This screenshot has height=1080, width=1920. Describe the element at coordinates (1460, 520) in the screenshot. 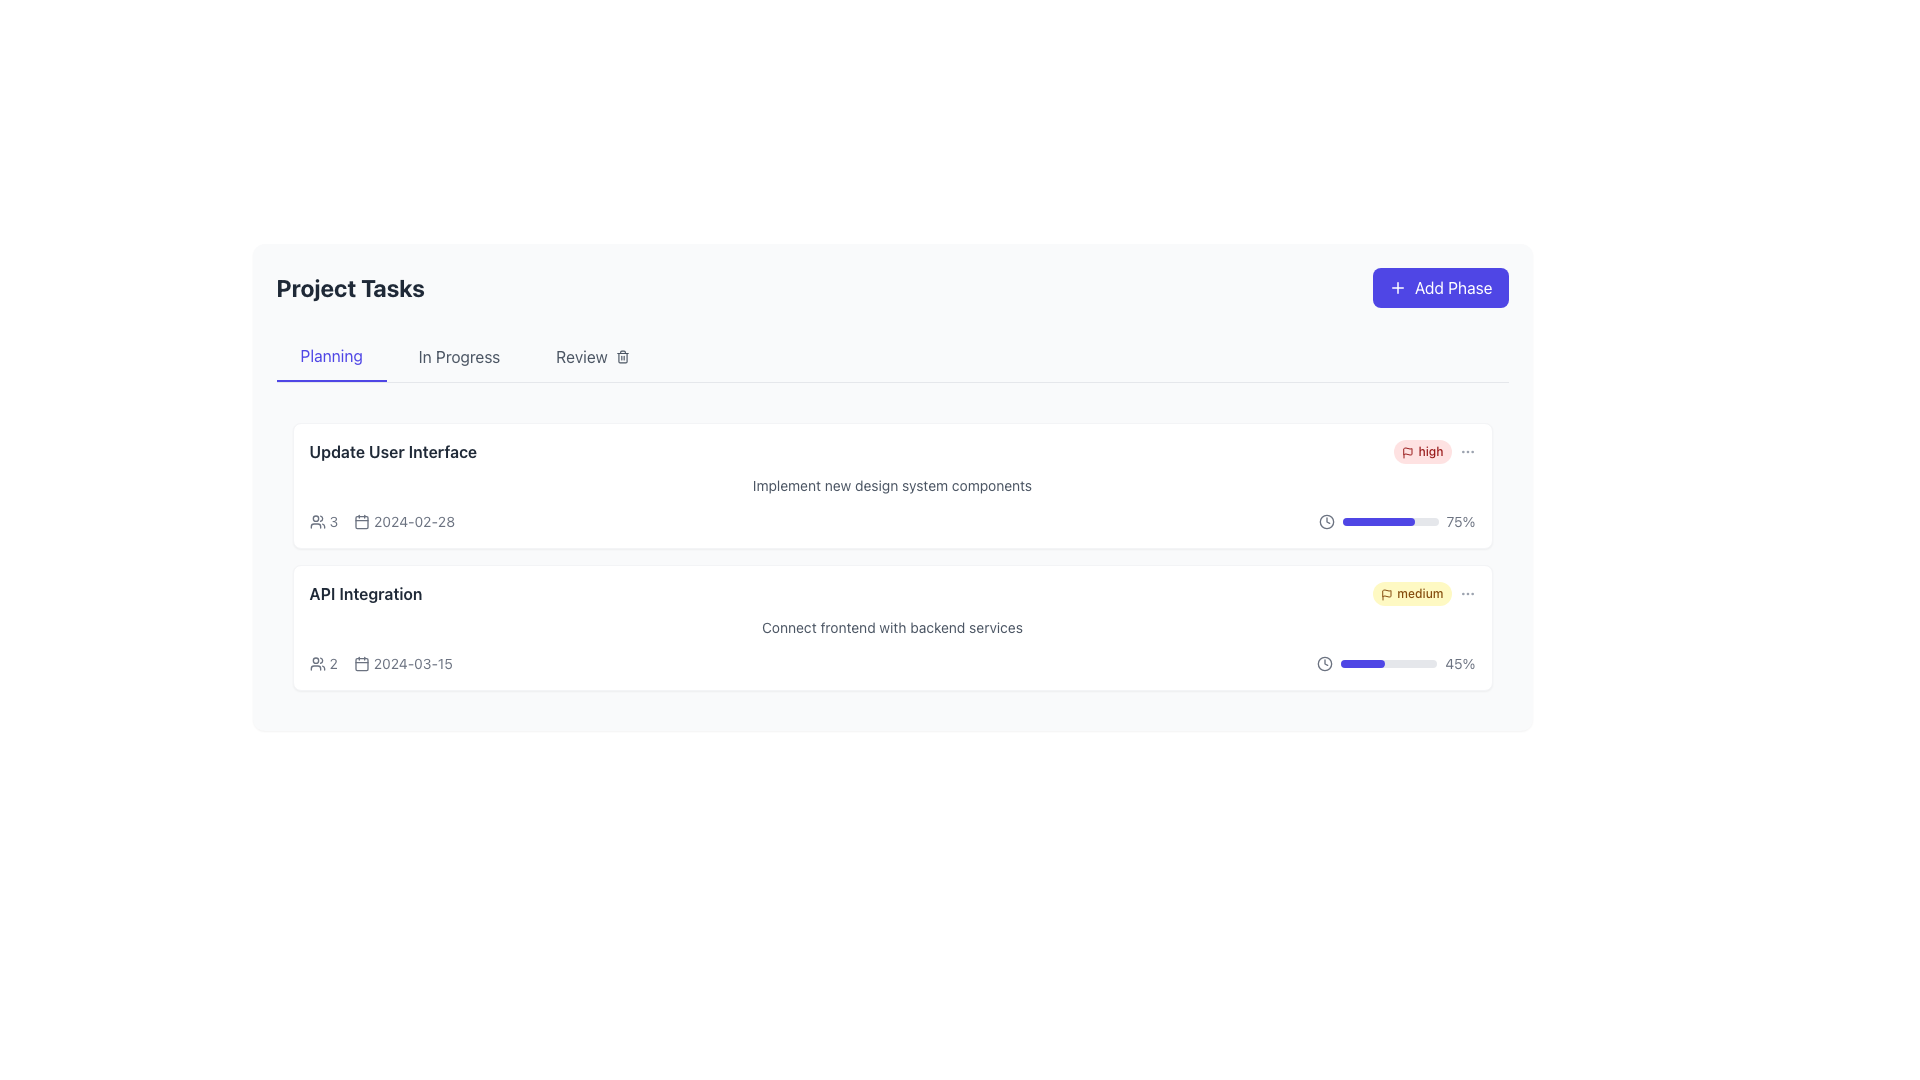

I see `the static text label displaying '75%' which is aligned horizontally with the progress bar and located towards the right-hand side of the first task block under the 'Planning' section` at that location.